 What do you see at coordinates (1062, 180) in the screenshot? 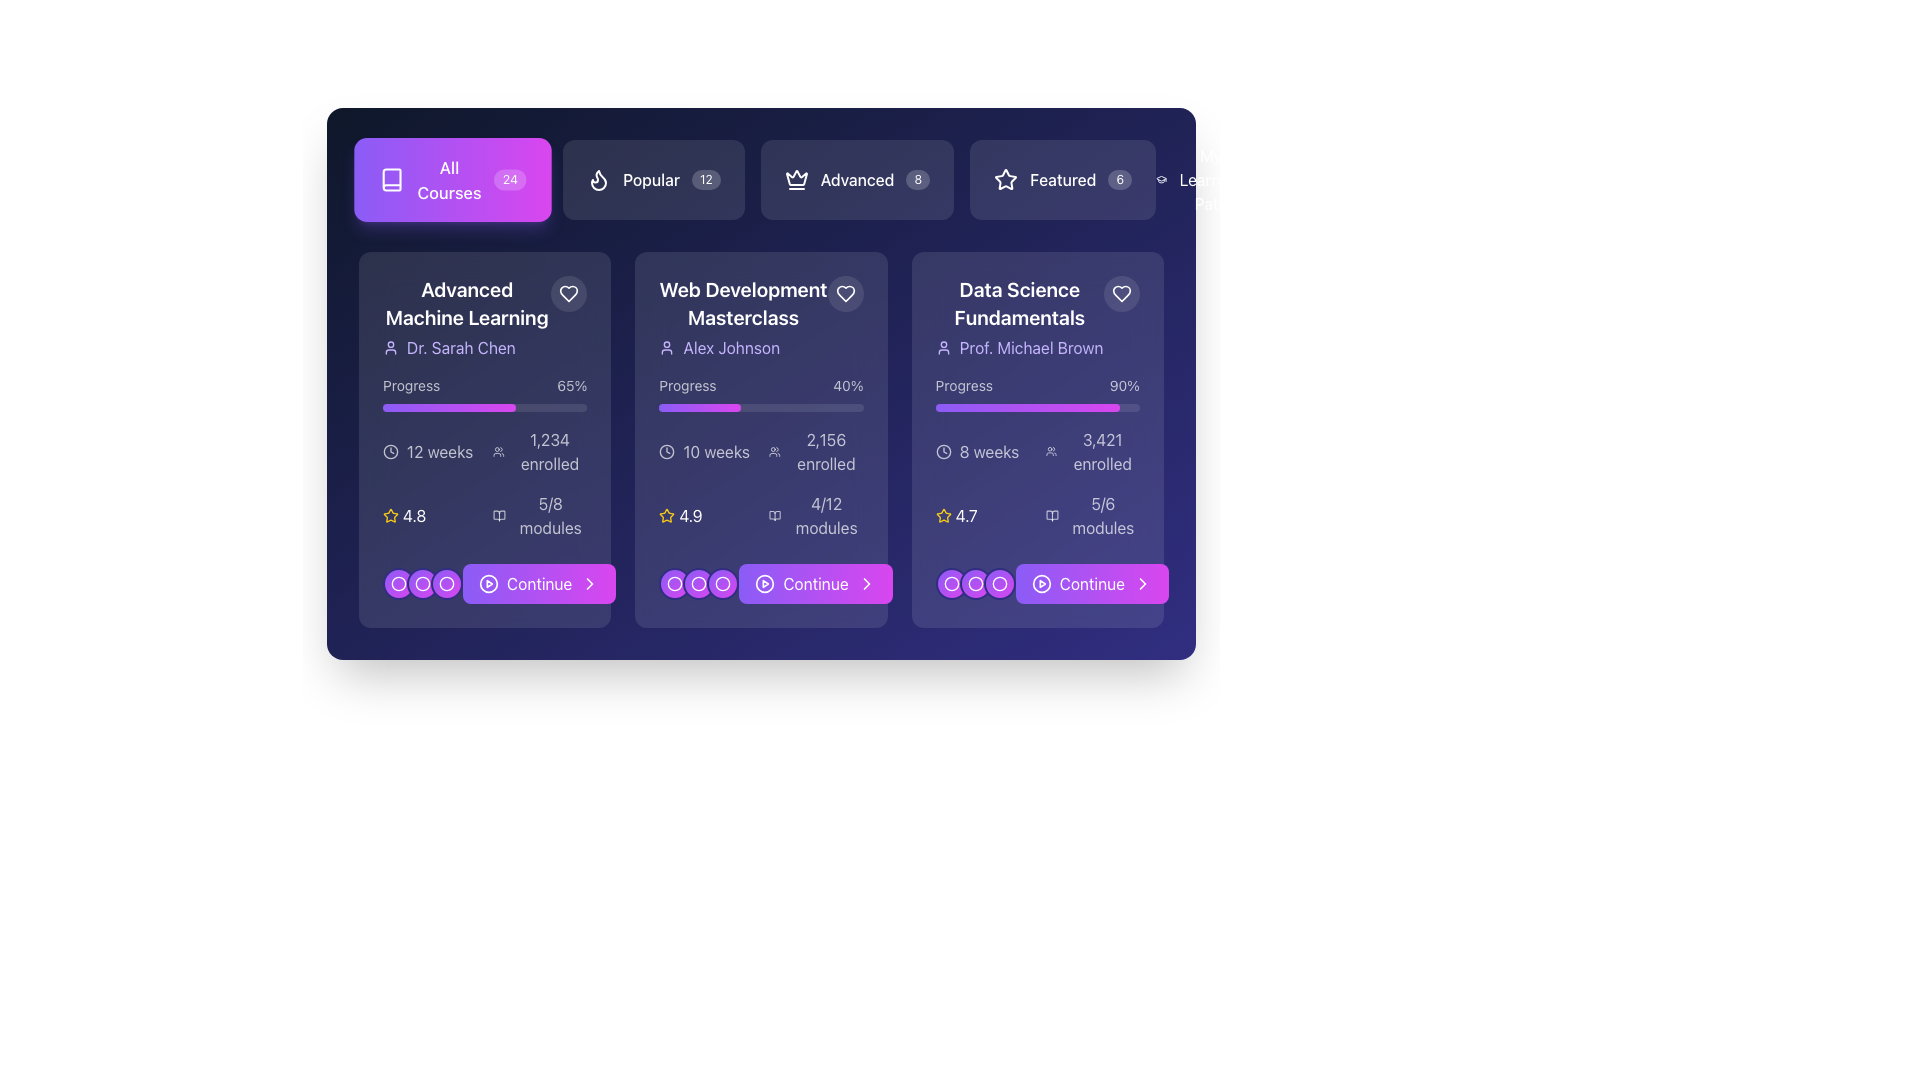
I see `the 'Featured' text label located within the category section, positioned between a star icon and a small badge displaying '6'` at bounding box center [1062, 180].